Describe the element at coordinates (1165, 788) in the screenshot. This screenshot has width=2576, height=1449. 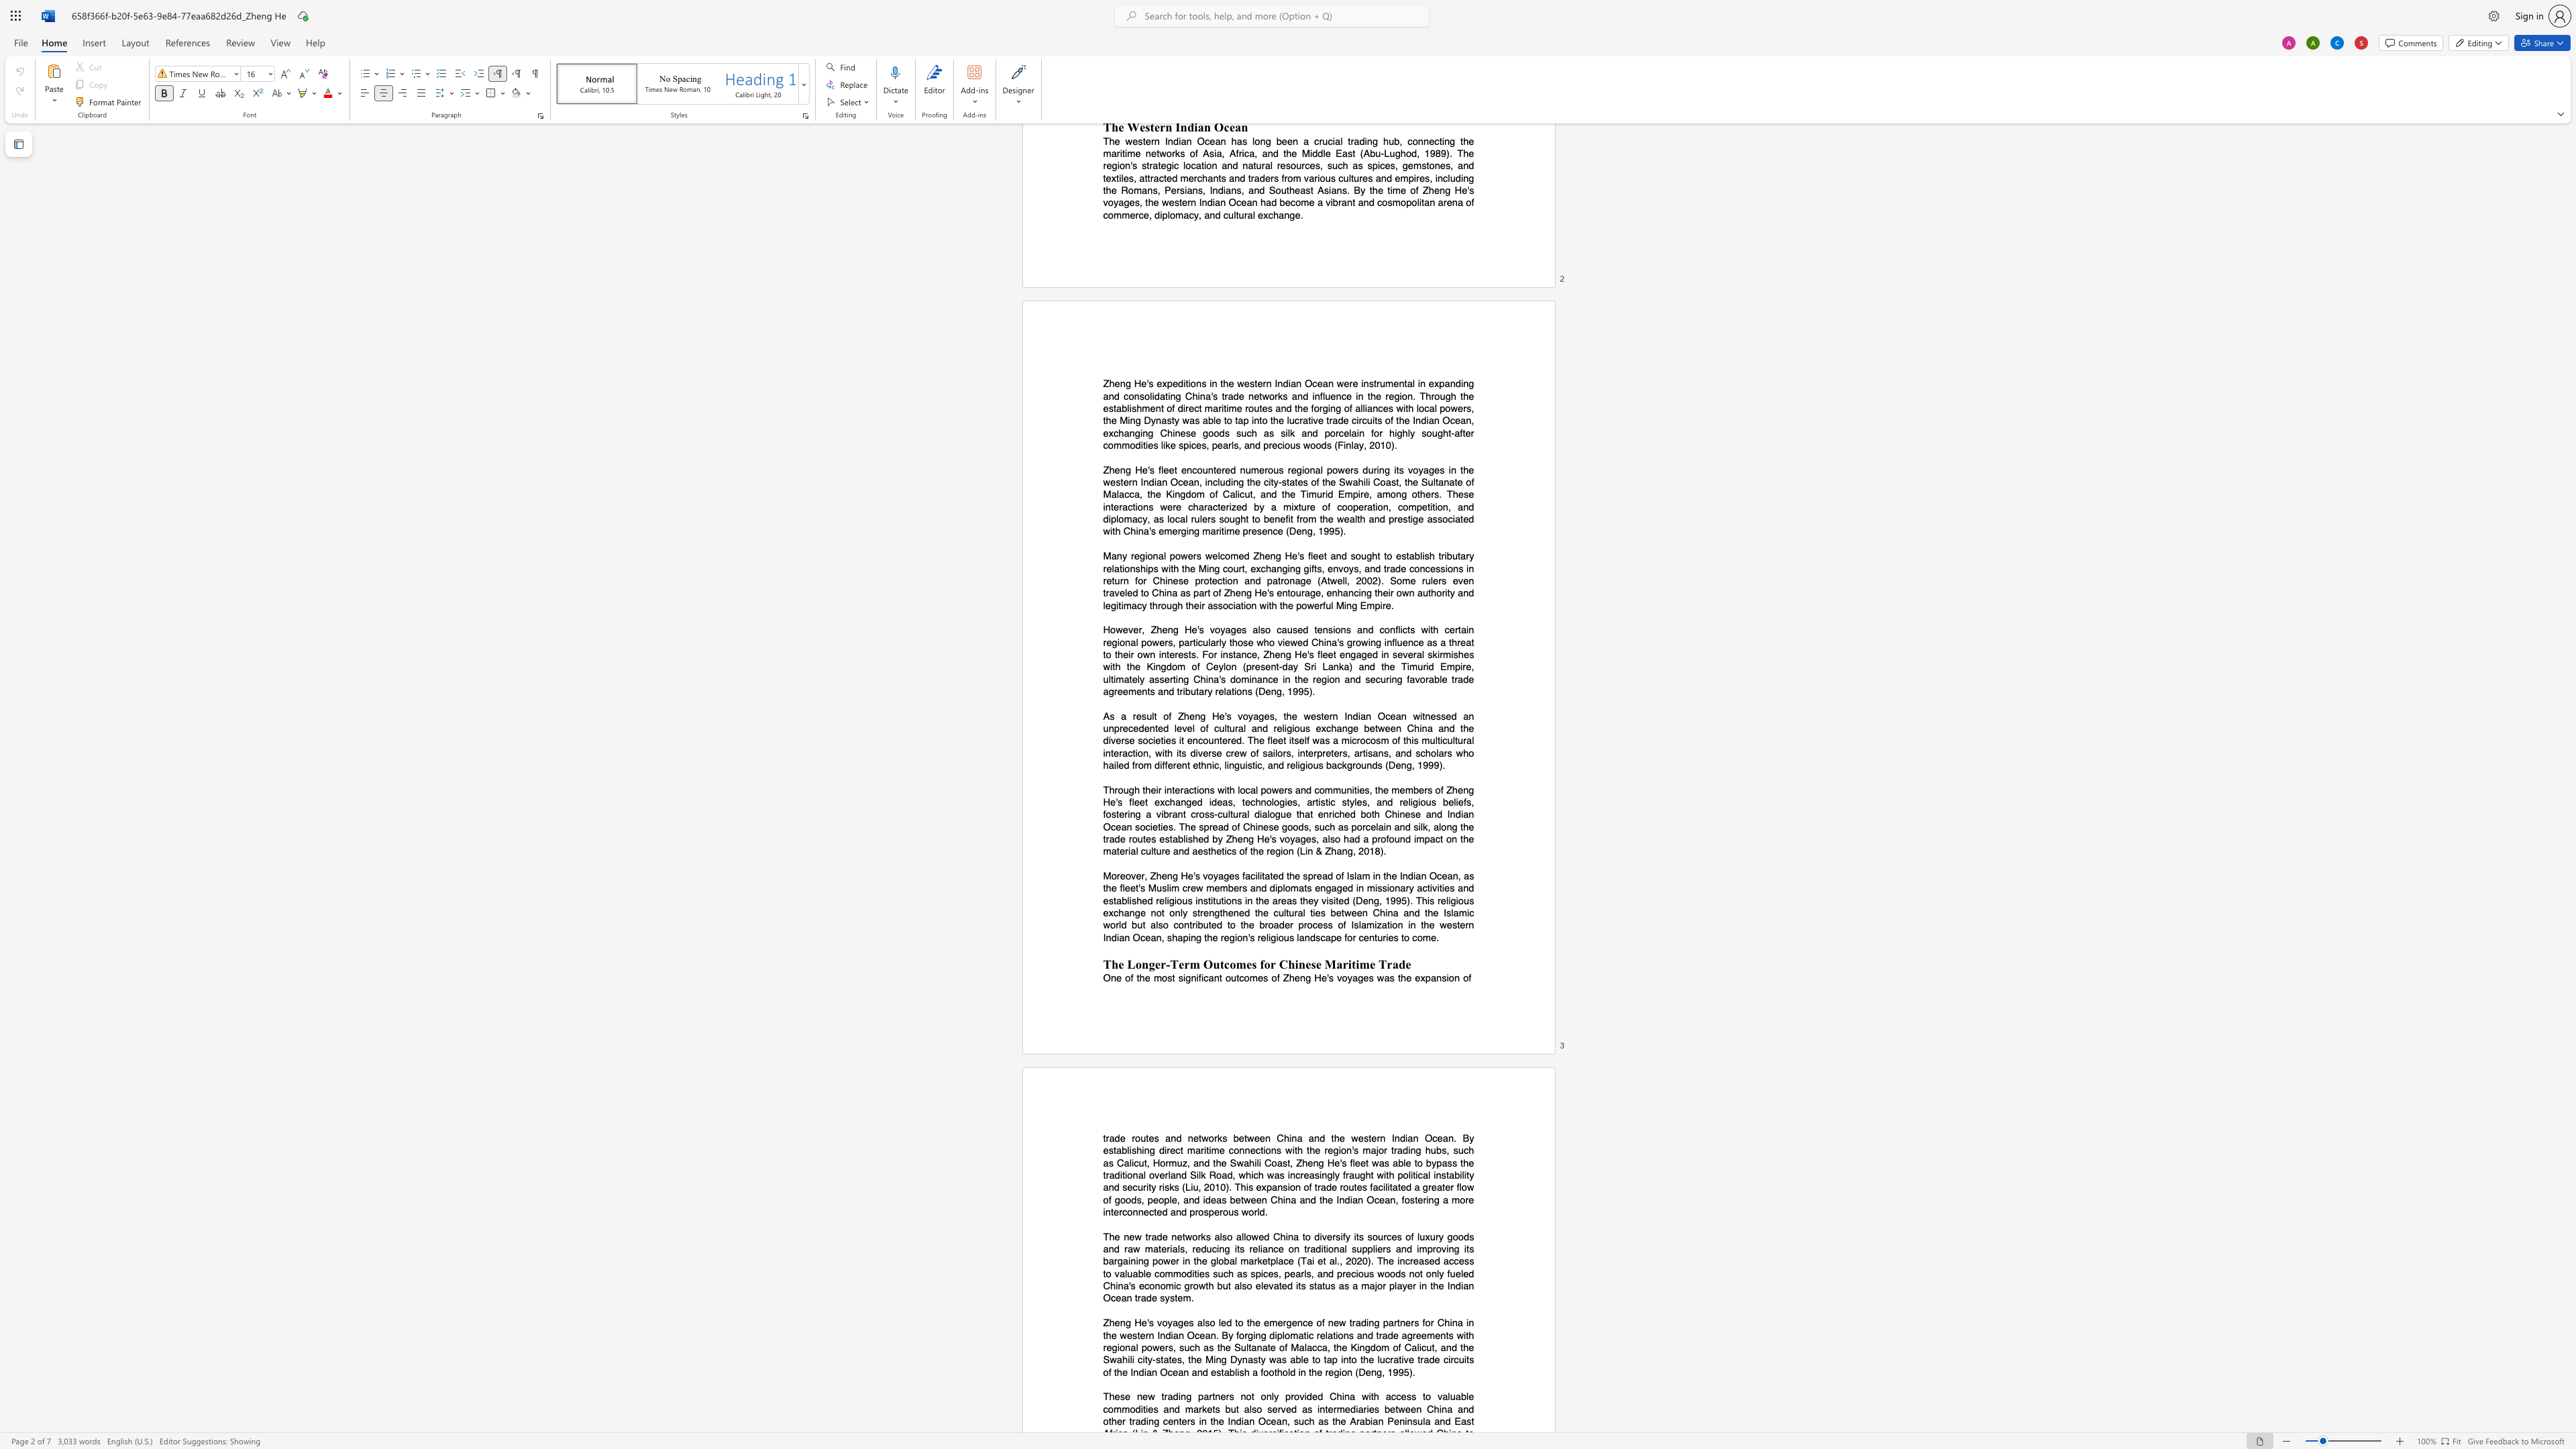
I see `the subset text "nteractions with local powers and communities, the members of Zheng He" within the text "Through their interactions with local powers and communities, the members of Zheng He"` at that location.